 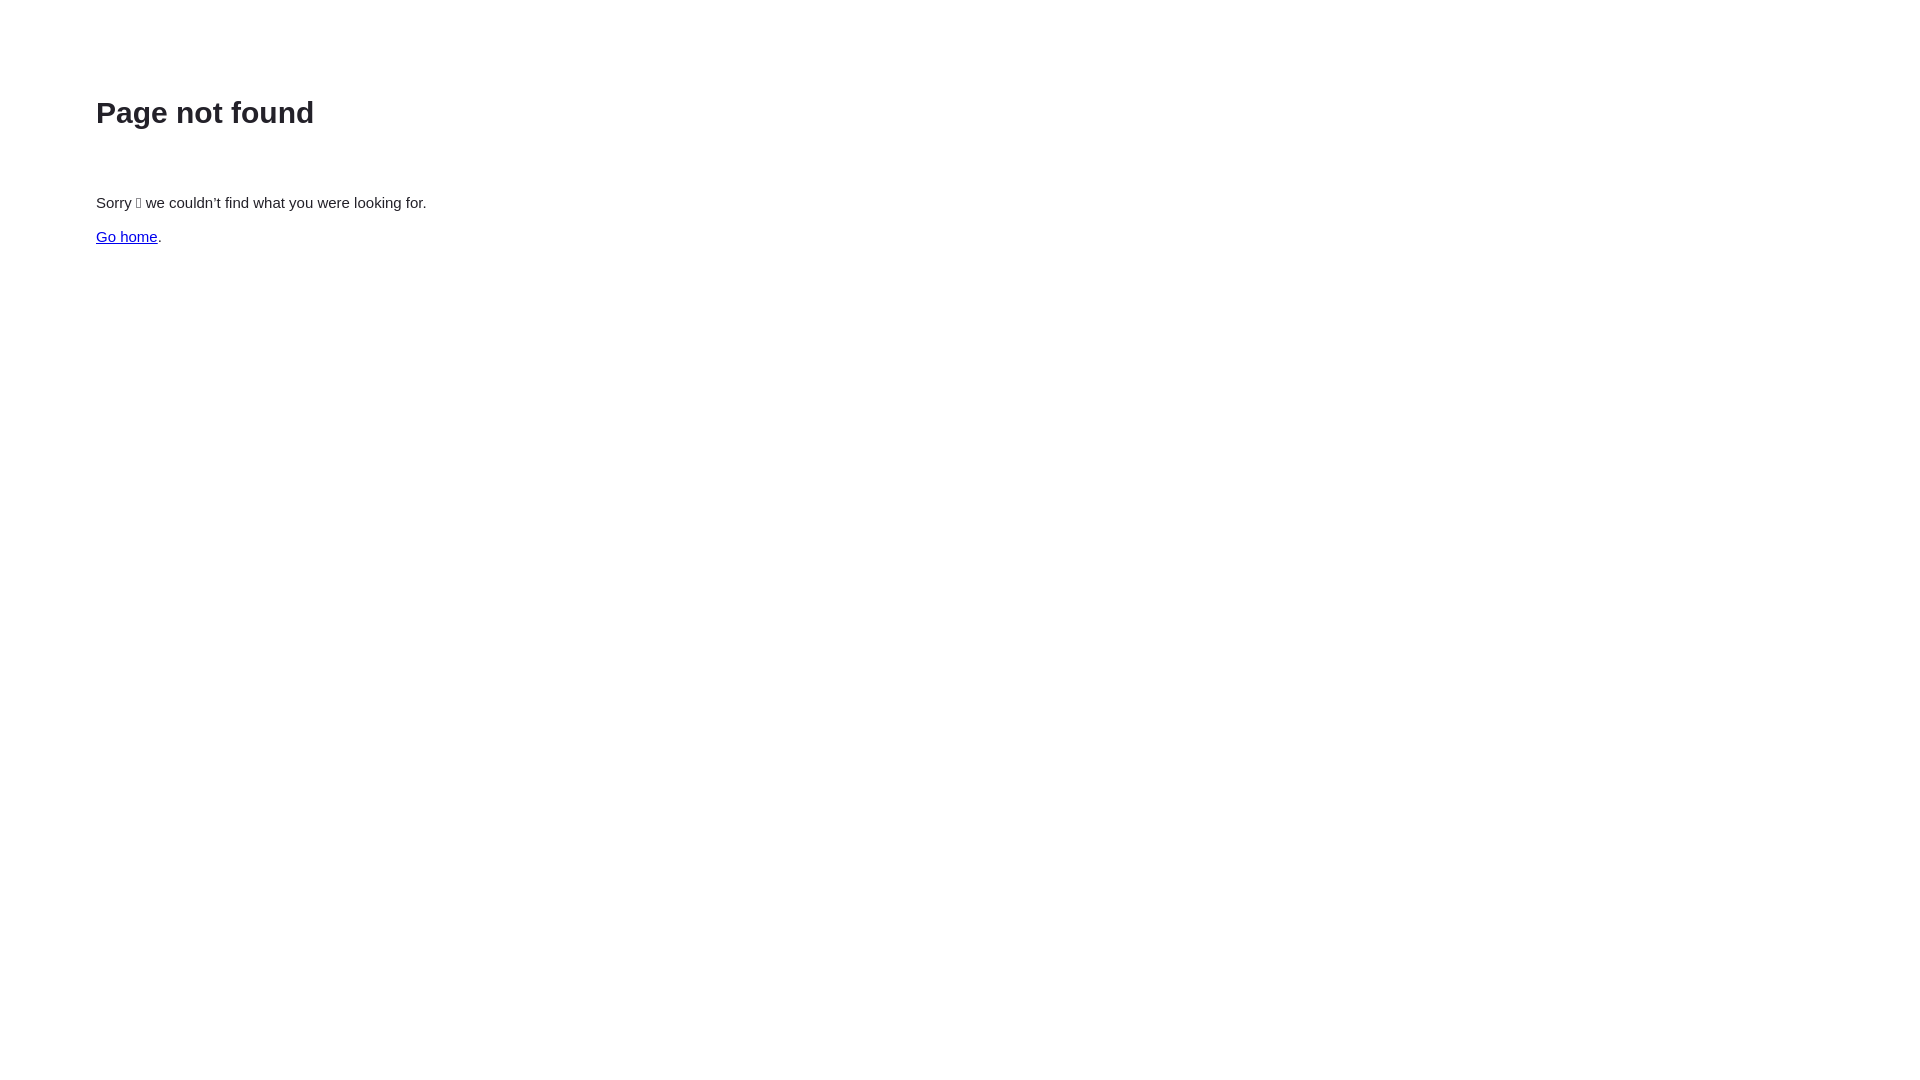 What do you see at coordinates (125, 235) in the screenshot?
I see `'Go home'` at bounding box center [125, 235].